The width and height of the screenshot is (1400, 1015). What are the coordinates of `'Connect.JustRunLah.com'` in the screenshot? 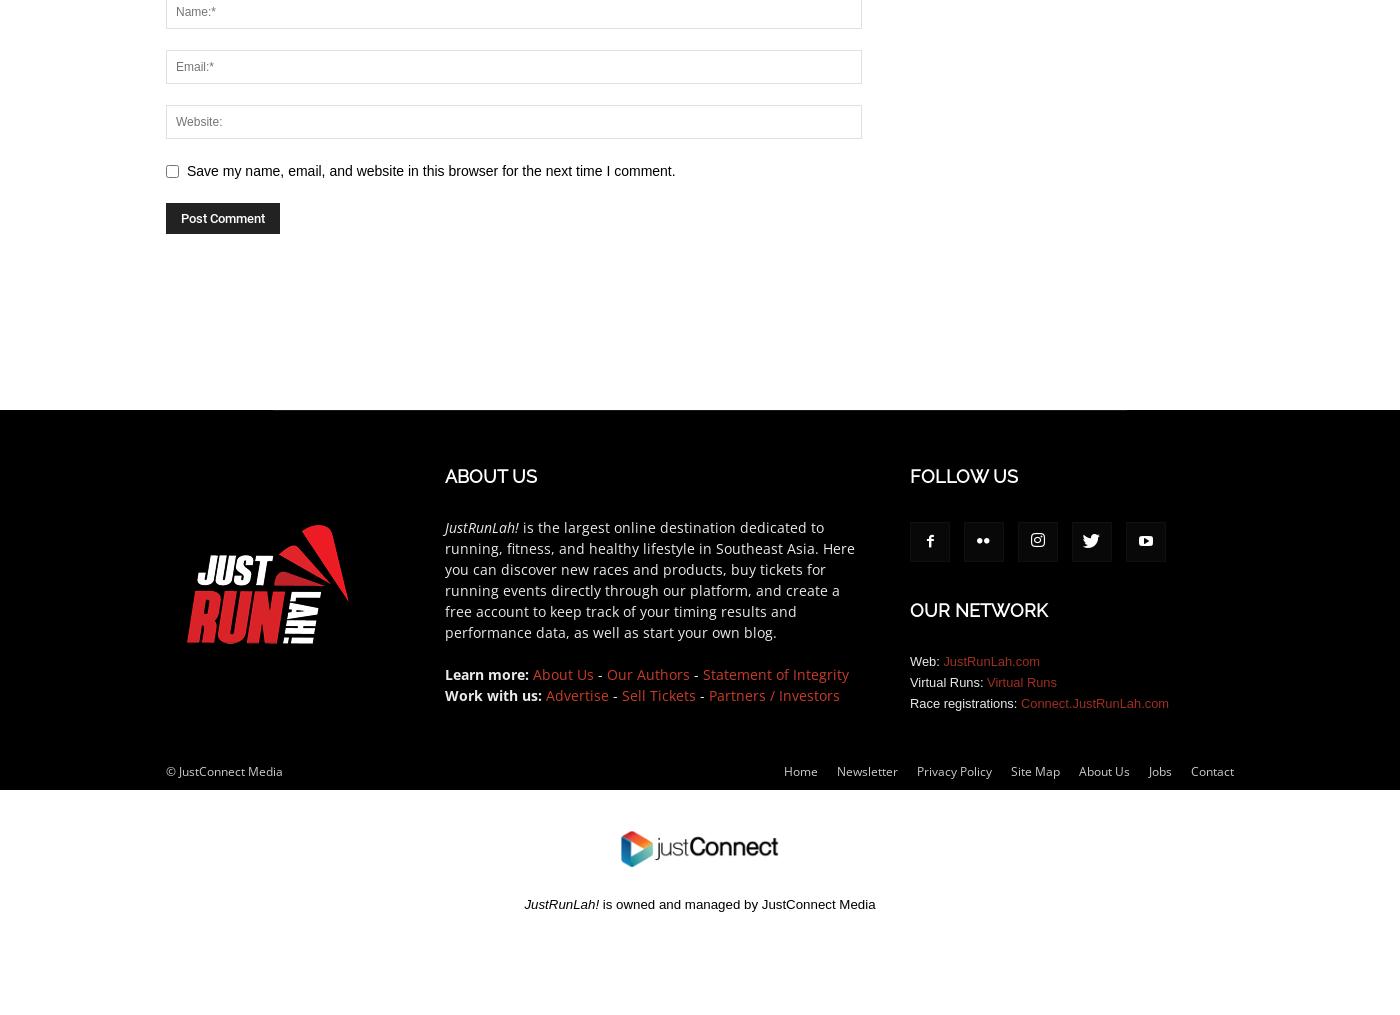 It's located at (1094, 703).